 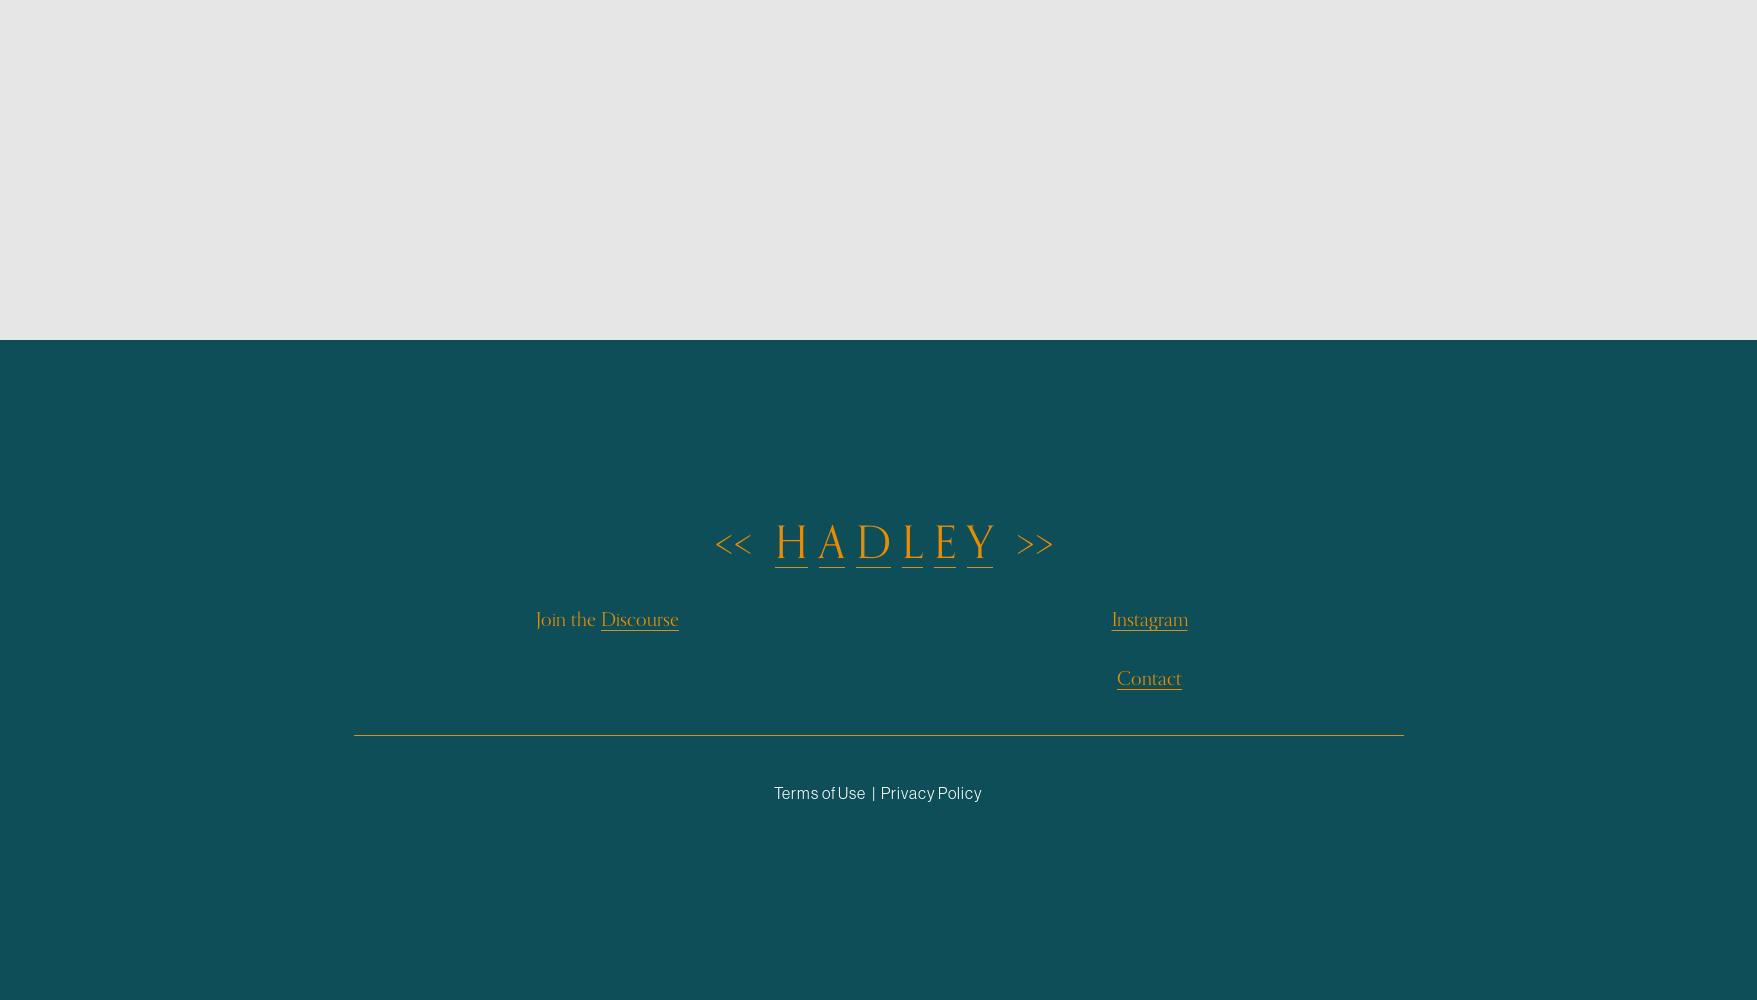 I want to click on 'L', so click(x=911, y=543).